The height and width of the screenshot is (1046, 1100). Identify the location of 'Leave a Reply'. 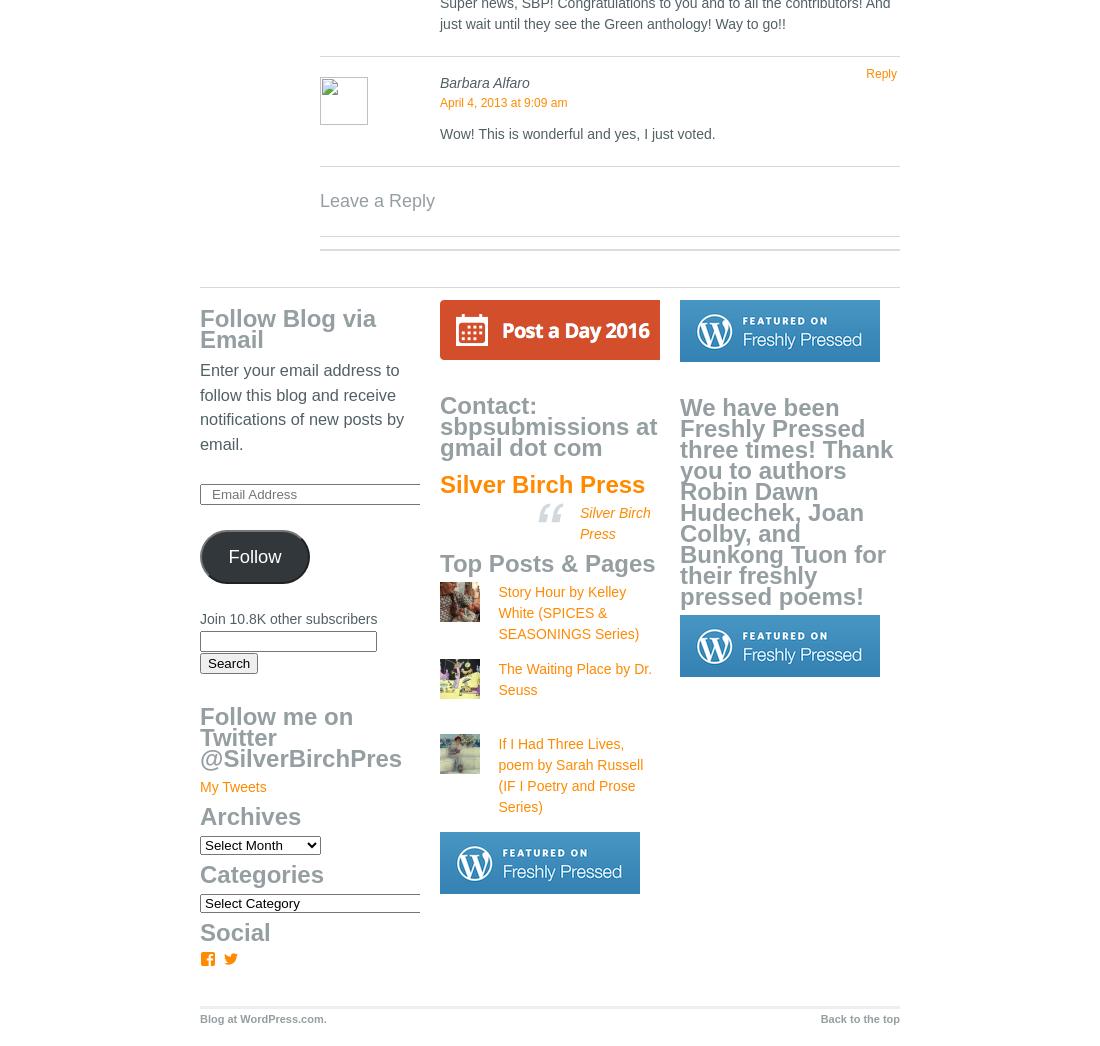
(377, 201).